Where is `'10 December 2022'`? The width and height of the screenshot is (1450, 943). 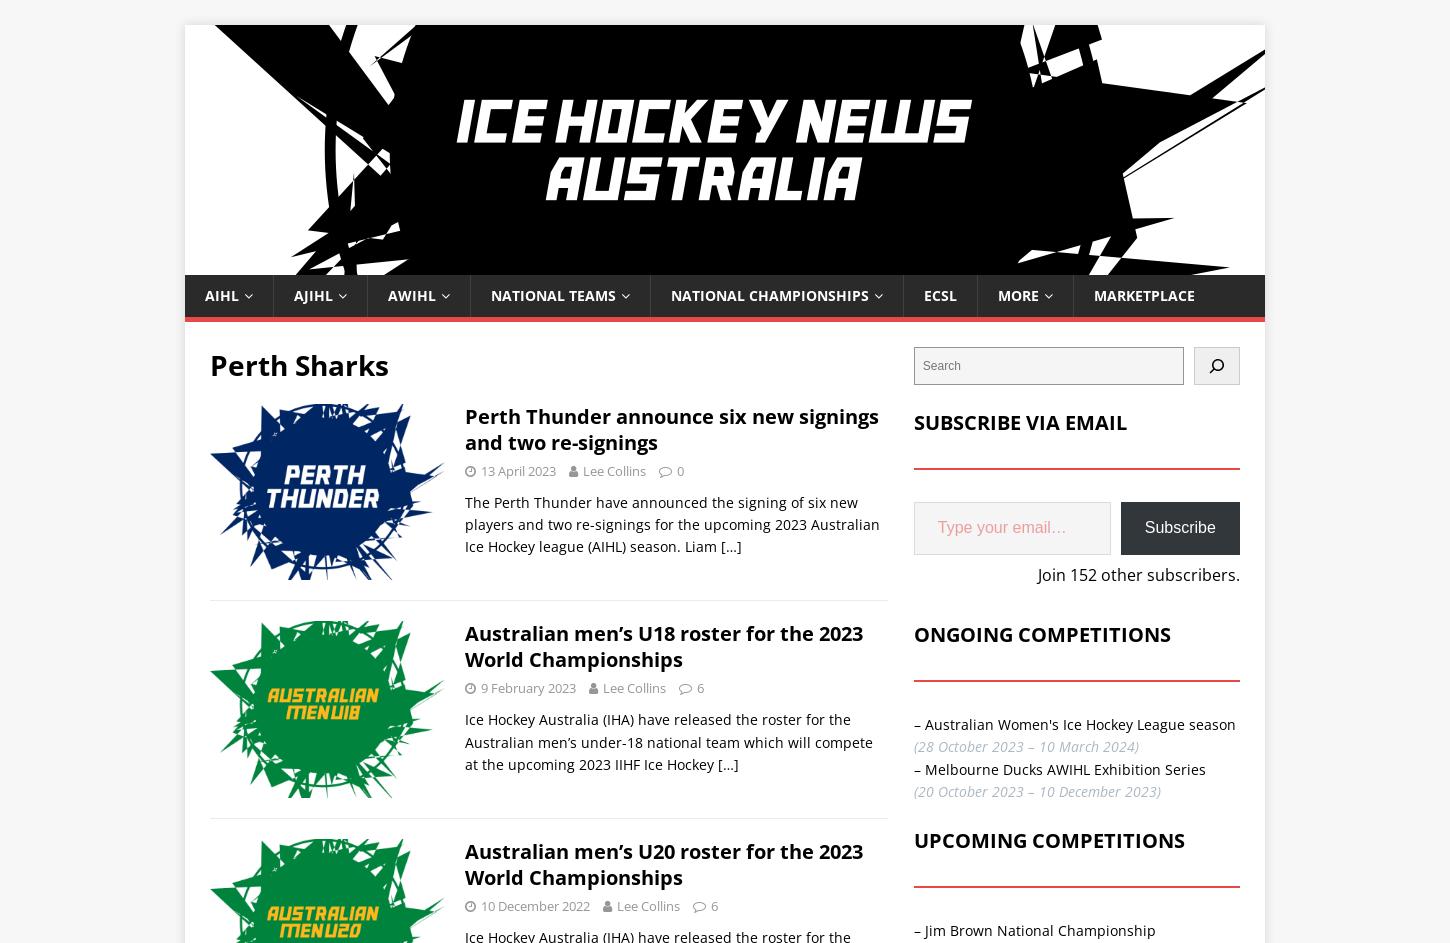
'10 December 2022' is located at coordinates (535, 905).